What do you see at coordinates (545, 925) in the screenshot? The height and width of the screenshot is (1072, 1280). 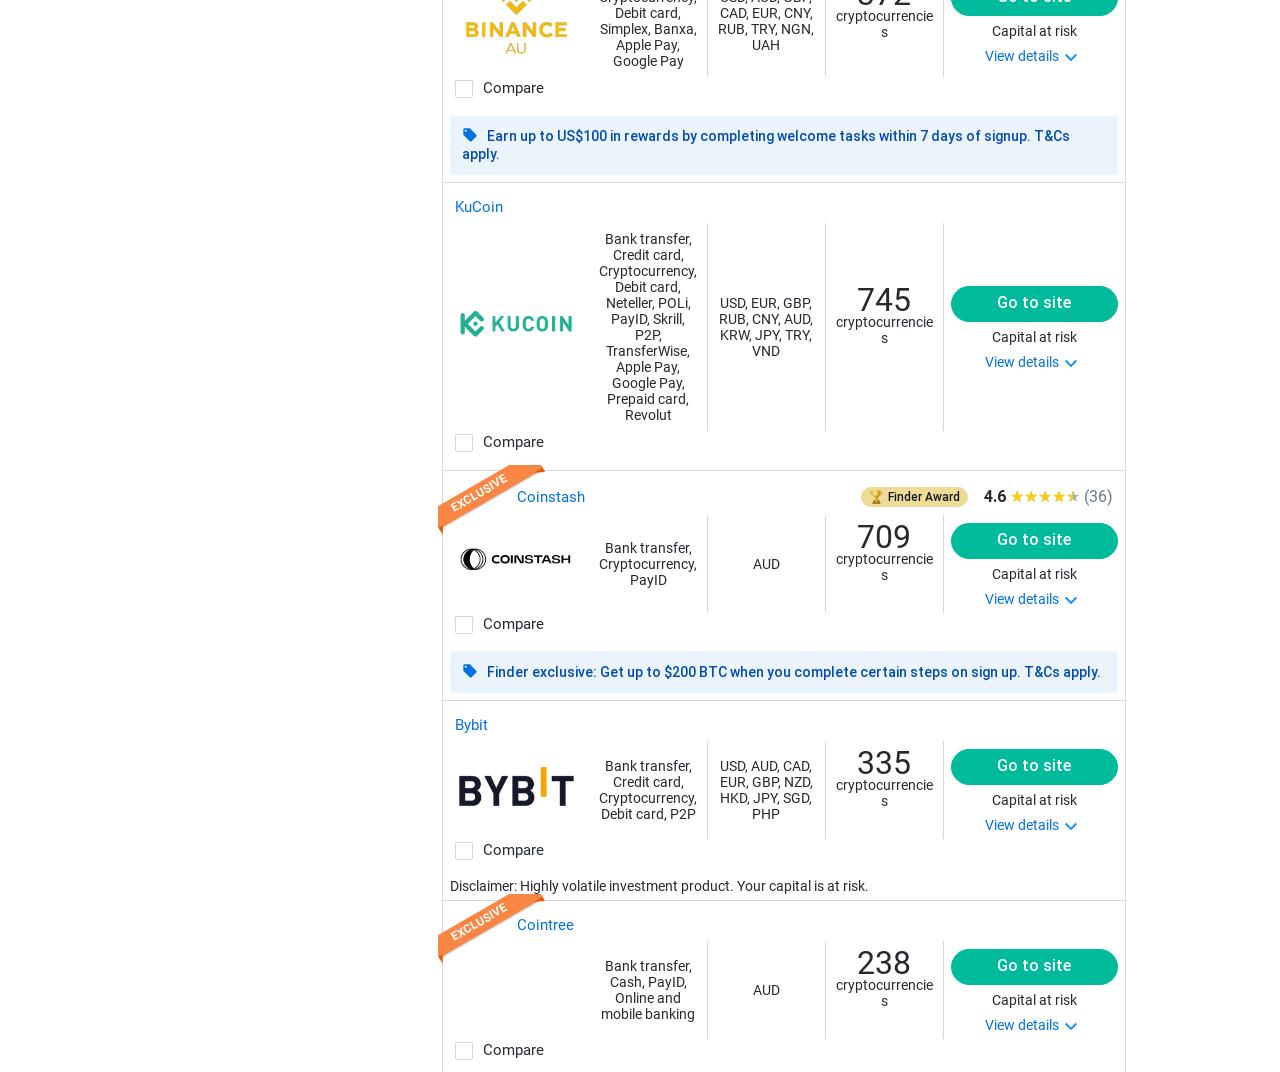 I see `'Cointree'` at bounding box center [545, 925].